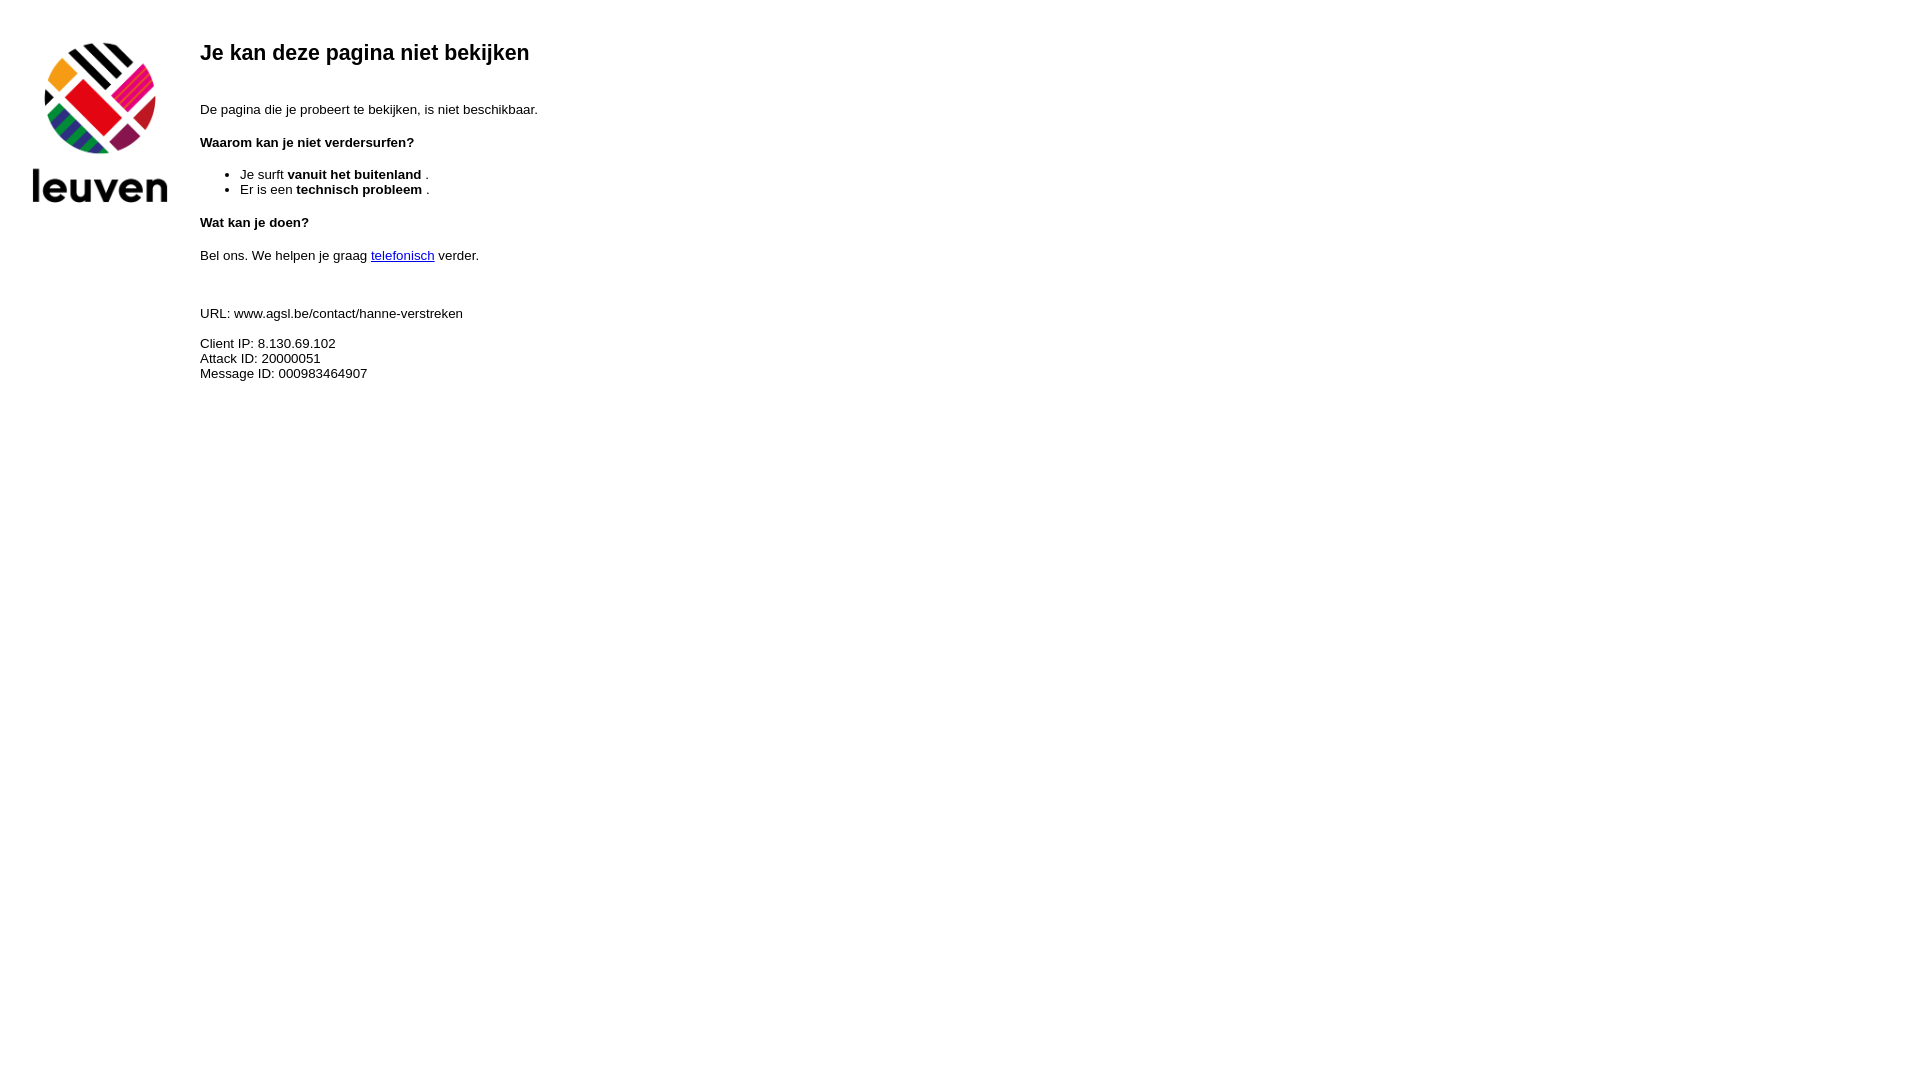 Image resolution: width=1920 pixels, height=1080 pixels. What do you see at coordinates (370, 254) in the screenshot?
I see `'telefonisch'` at bounding box center [370, 254].